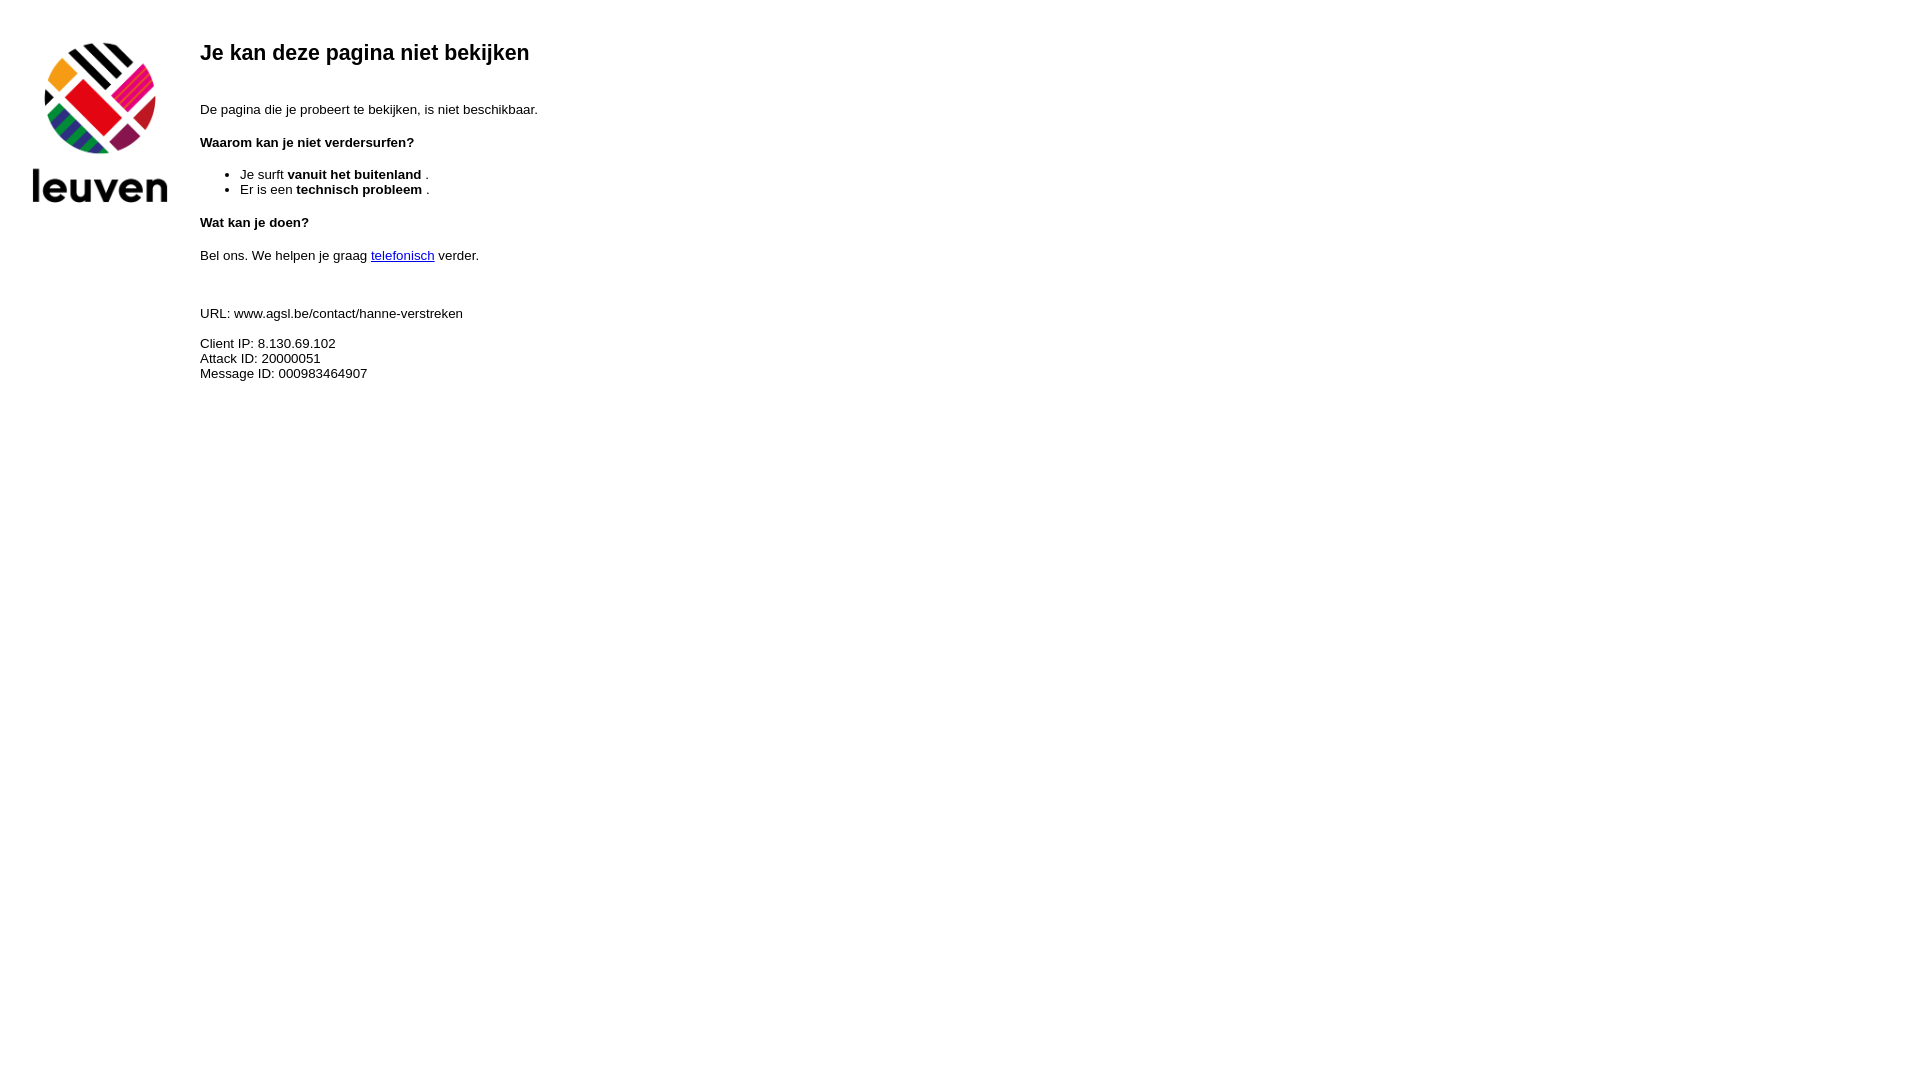 Image resolution: width=1920 pixels, height=1080 pixels. What do you see at coordinates (370, 254) in the screenshot?
I see `'telefonisch'` at bounding box center [370, 254].